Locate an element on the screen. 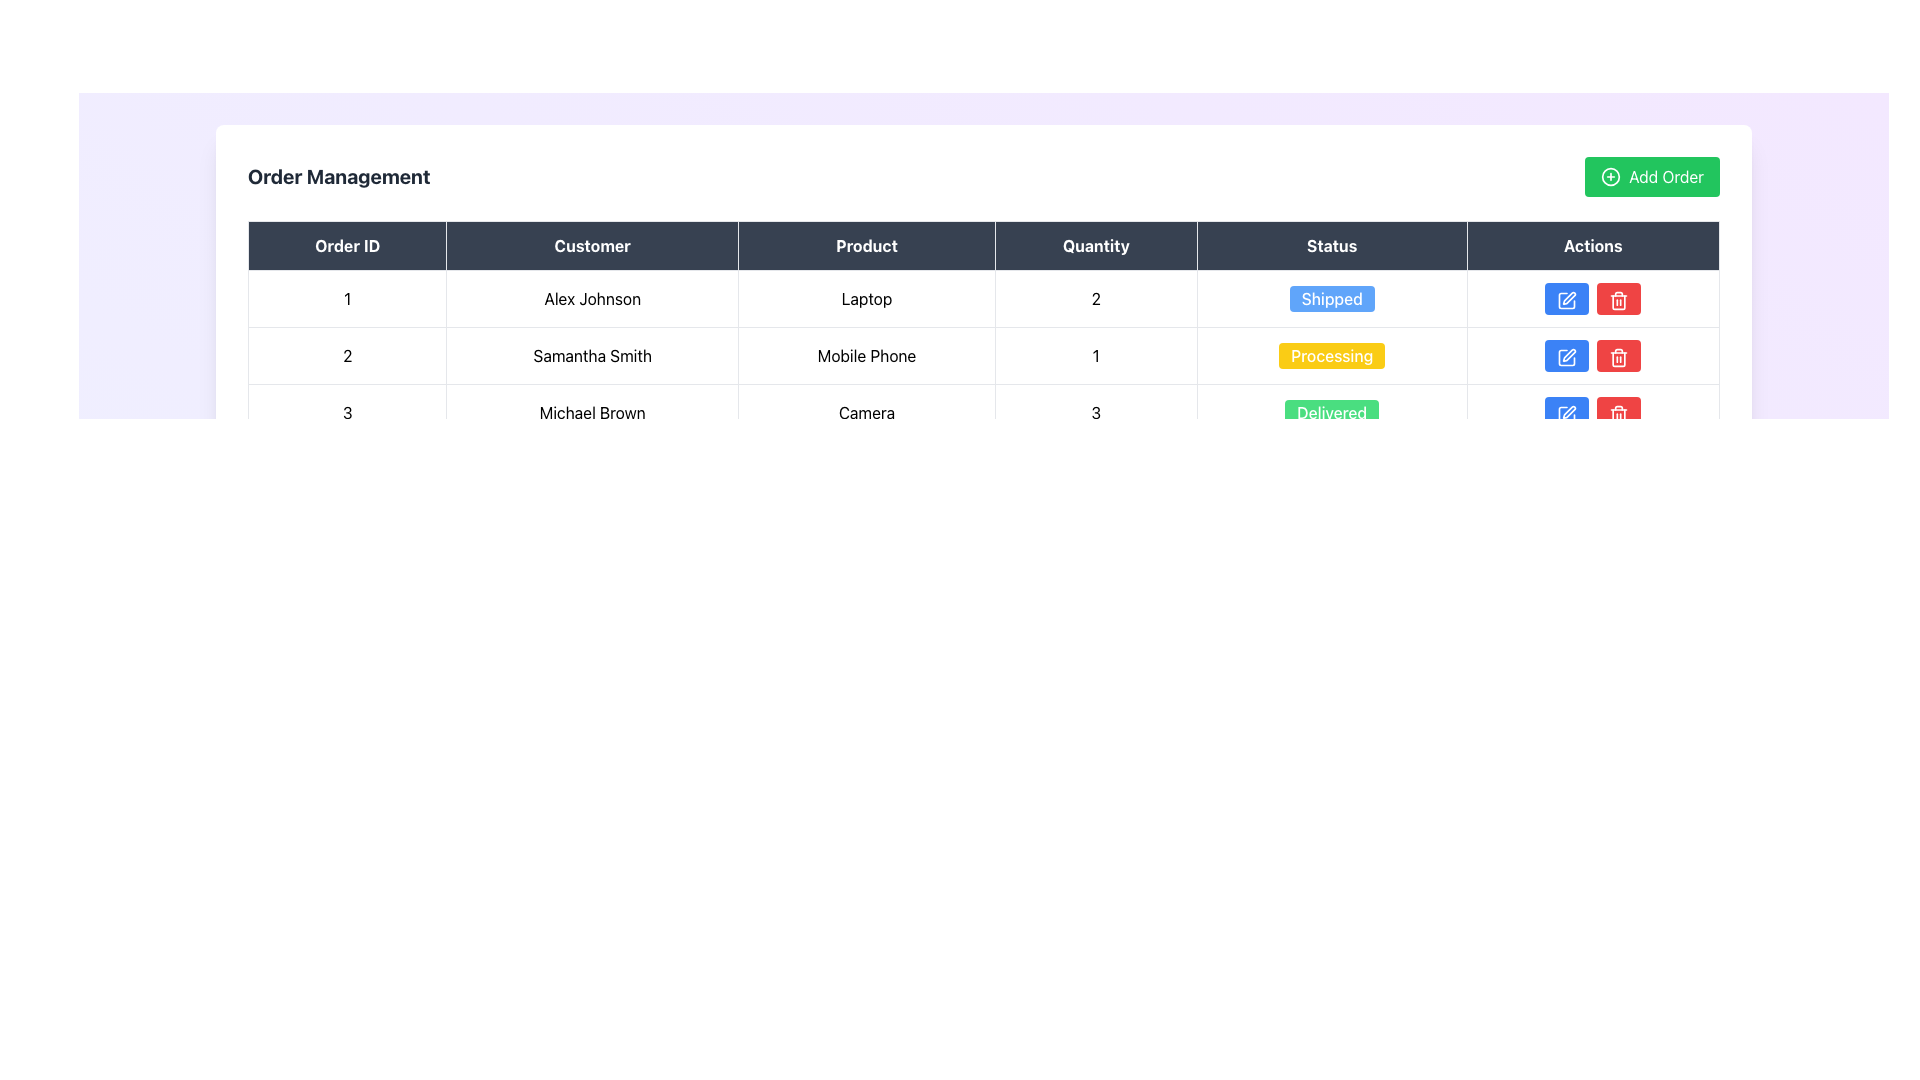 The width and height of the screenshot is (1920, 1080). the non-interactive delivery status indicator button for 'Michael Brown' and 'Camera' in the third row of the table under the 'Status' column is located at coordinates (1332, 411).